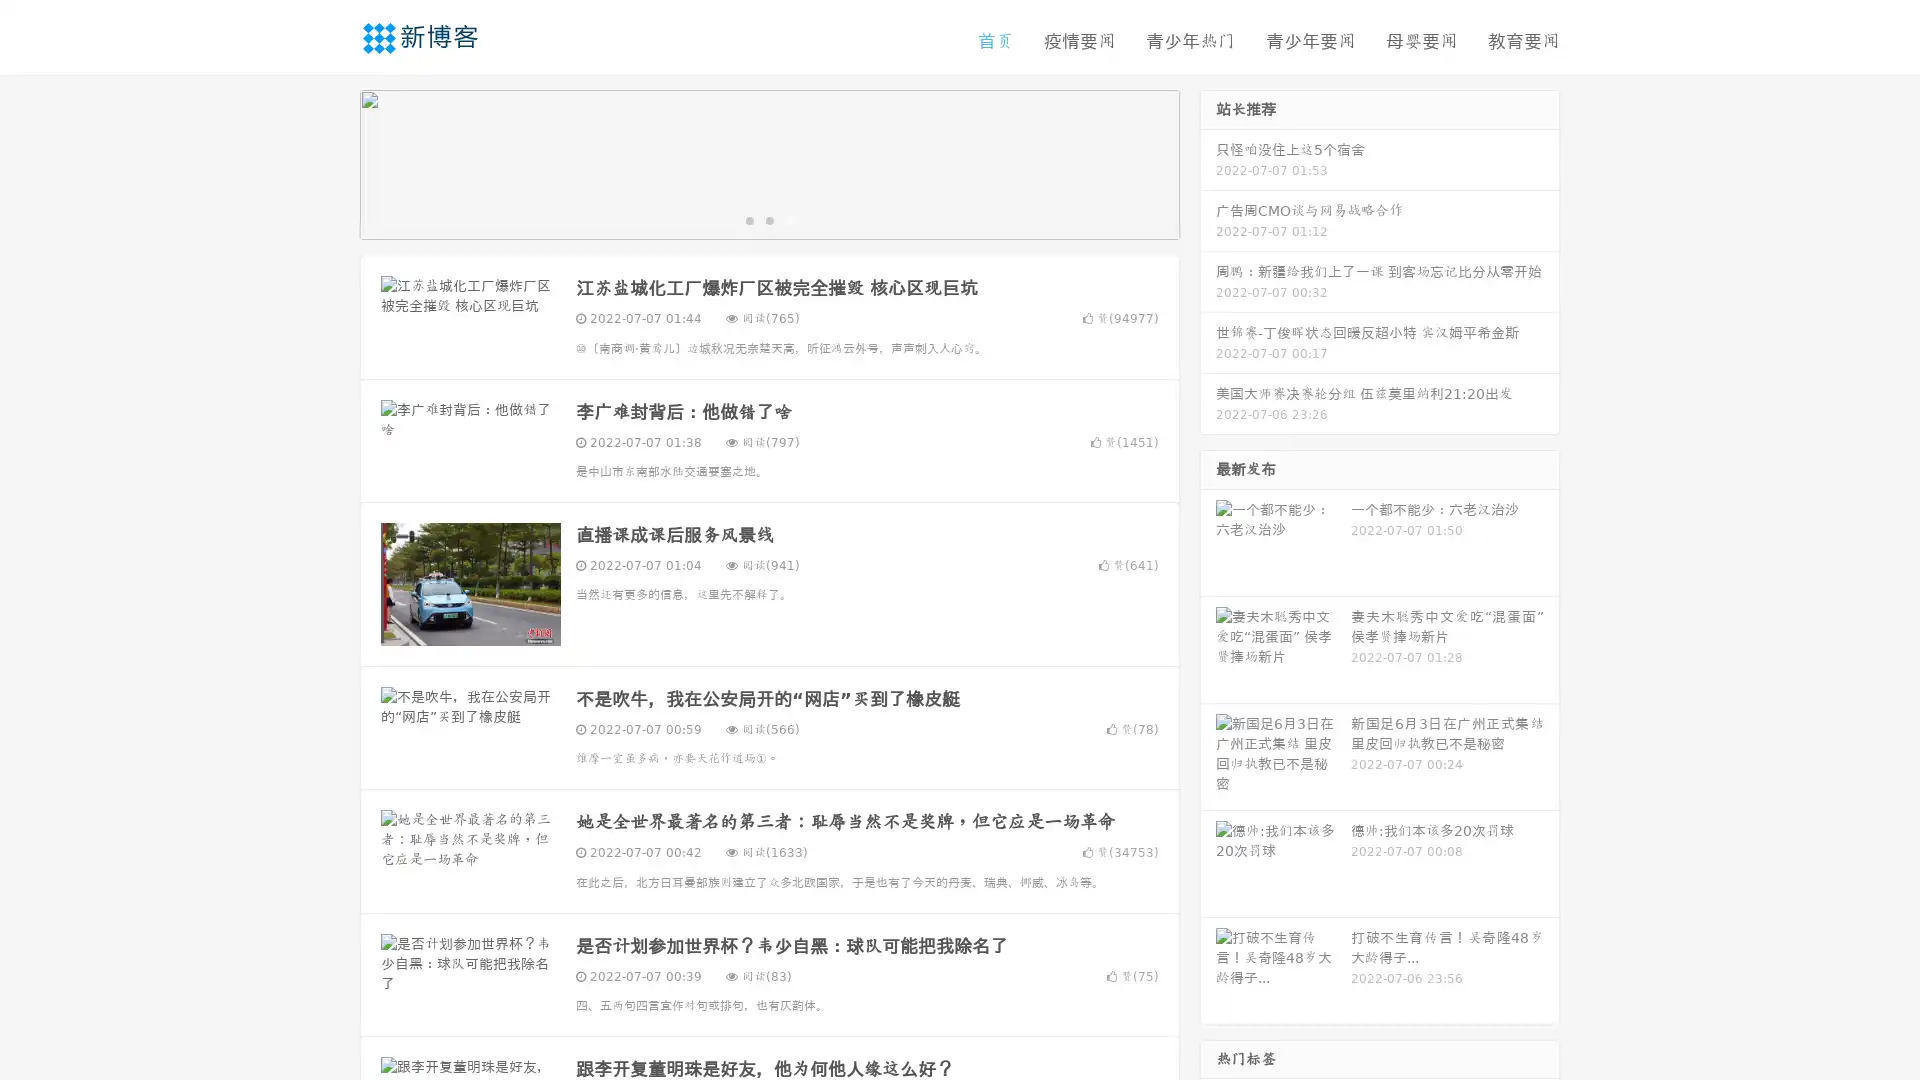  I want to click on Next slide, so click(1208, 168).